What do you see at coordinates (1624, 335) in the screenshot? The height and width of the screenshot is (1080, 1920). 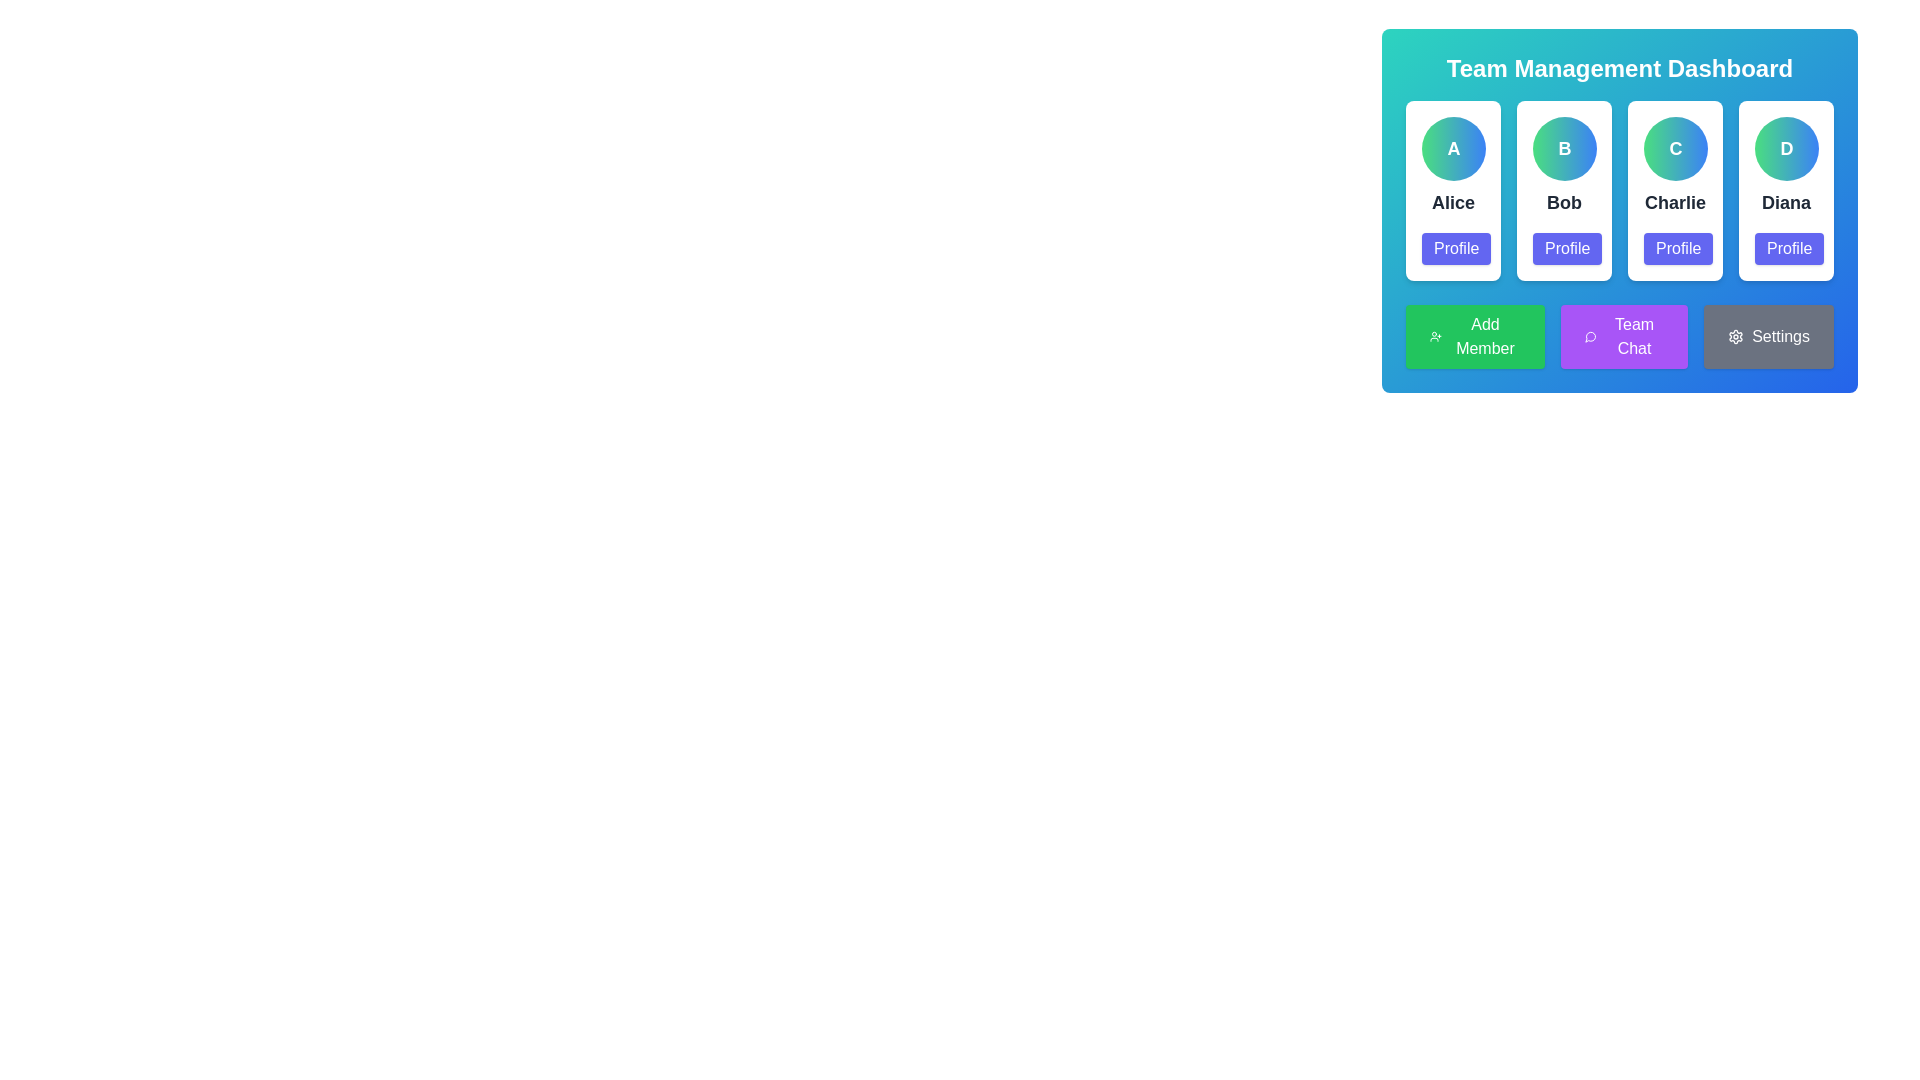 I see `the 'Team Chat' button, which has a purple background and a speech bubble icon, to observe its hover effects` at bounding box center [1624, 335].